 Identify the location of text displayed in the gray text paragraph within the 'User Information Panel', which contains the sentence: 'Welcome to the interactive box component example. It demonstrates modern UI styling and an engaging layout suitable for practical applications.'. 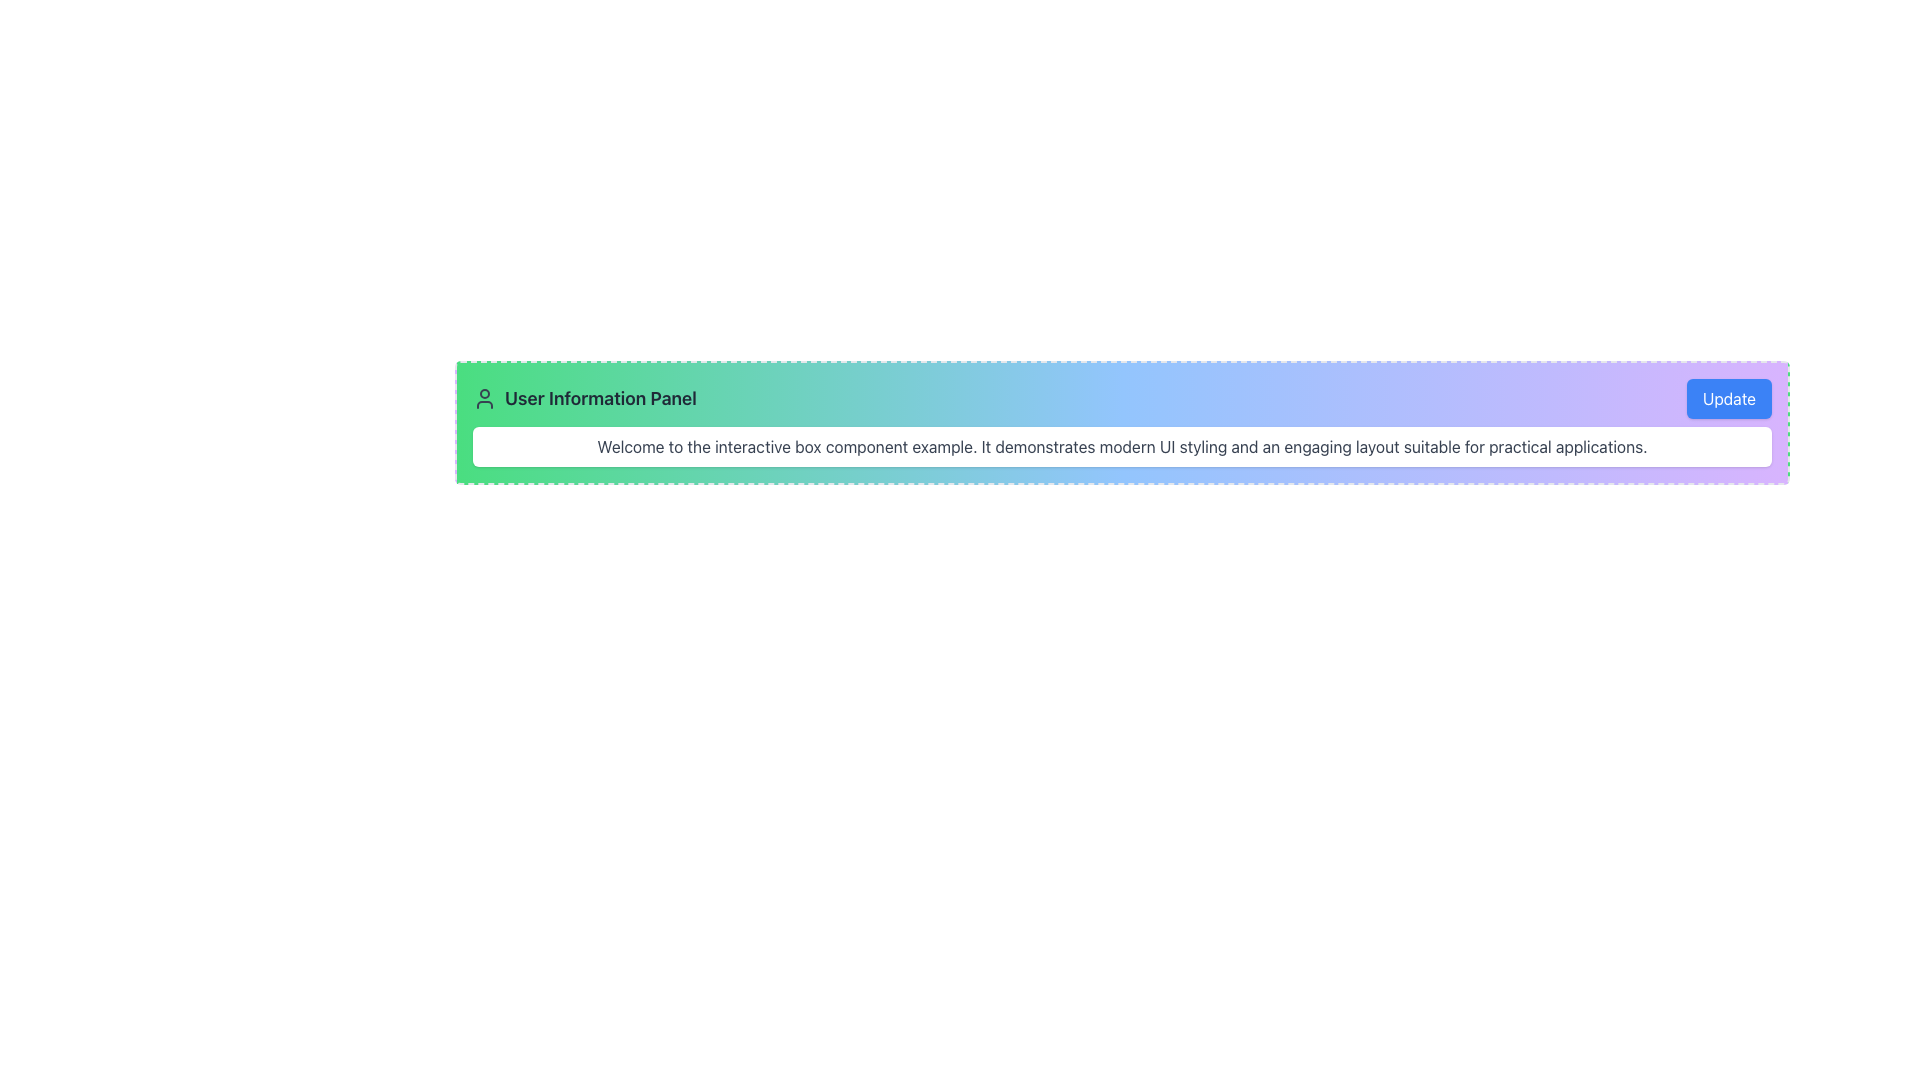
(1122, 446).